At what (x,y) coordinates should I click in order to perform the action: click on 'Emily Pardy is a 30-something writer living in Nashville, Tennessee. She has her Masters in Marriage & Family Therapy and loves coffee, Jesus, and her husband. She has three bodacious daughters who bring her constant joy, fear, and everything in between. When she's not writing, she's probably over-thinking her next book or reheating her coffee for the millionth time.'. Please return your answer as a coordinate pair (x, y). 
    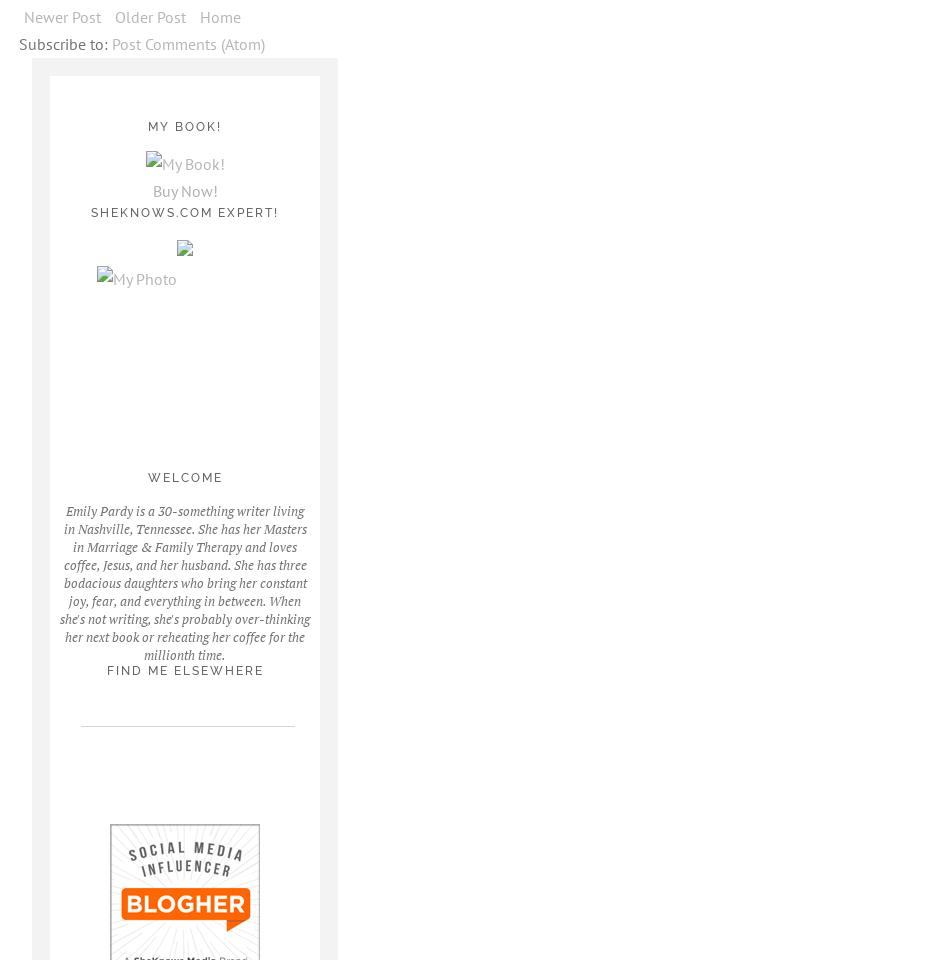
    Looking at the image, I should click on (183, 581).